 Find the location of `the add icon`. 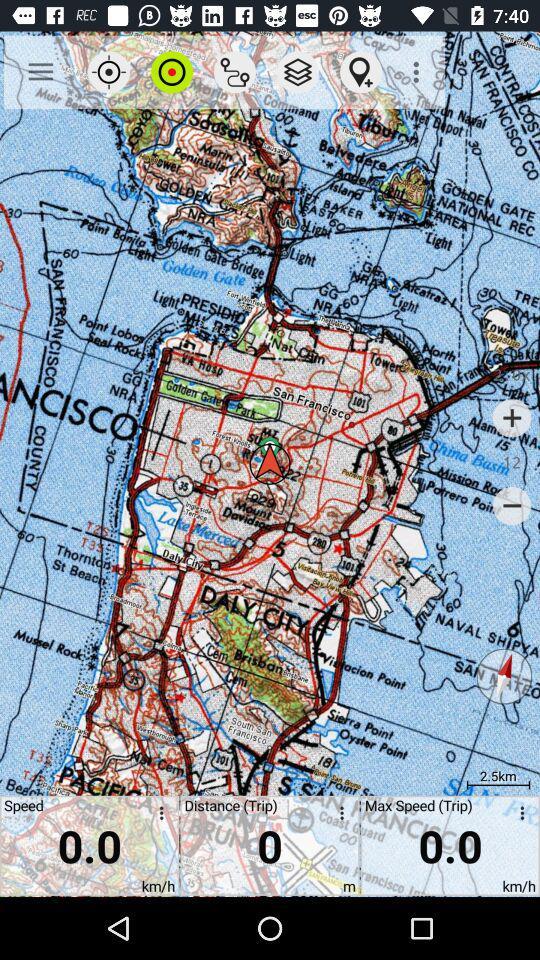

the add icon is located at coordinates (512, 417).